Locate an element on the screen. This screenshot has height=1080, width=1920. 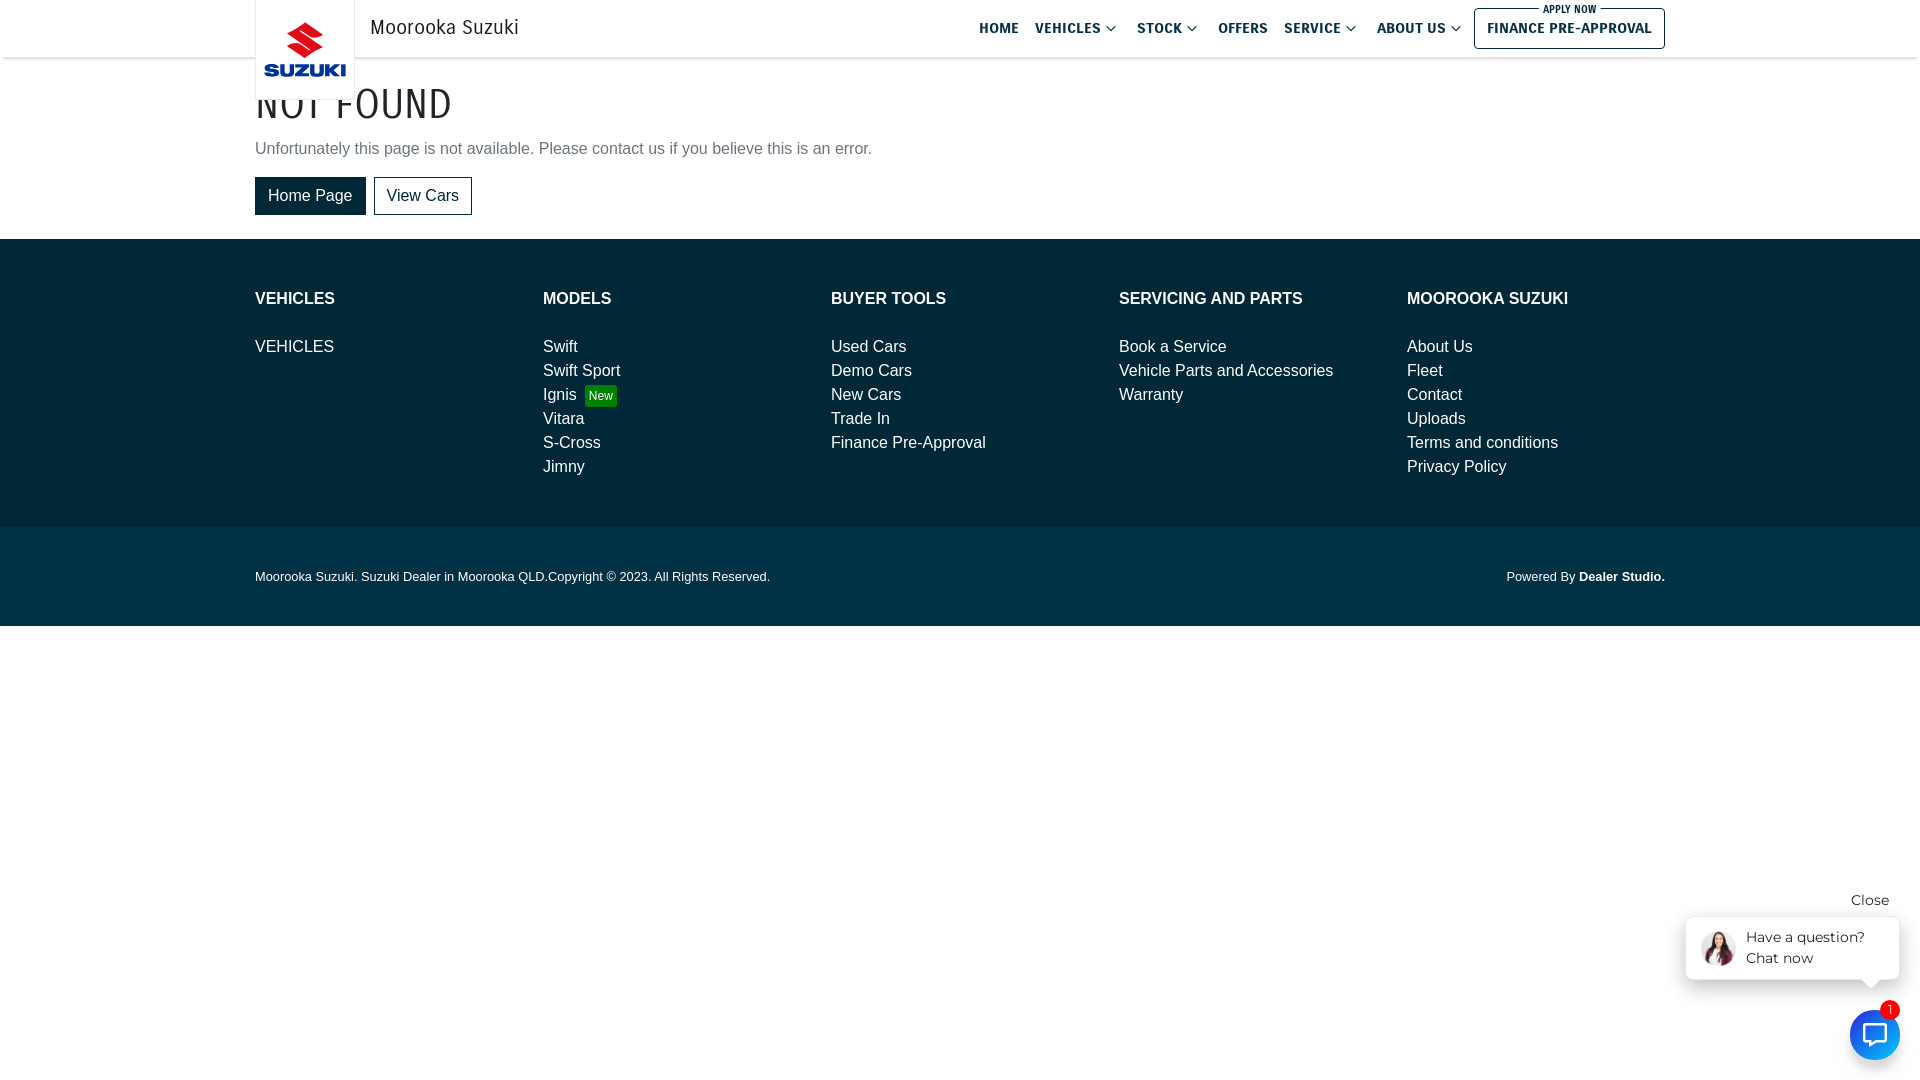
'Home Page' is located at coordinates (253, 195).